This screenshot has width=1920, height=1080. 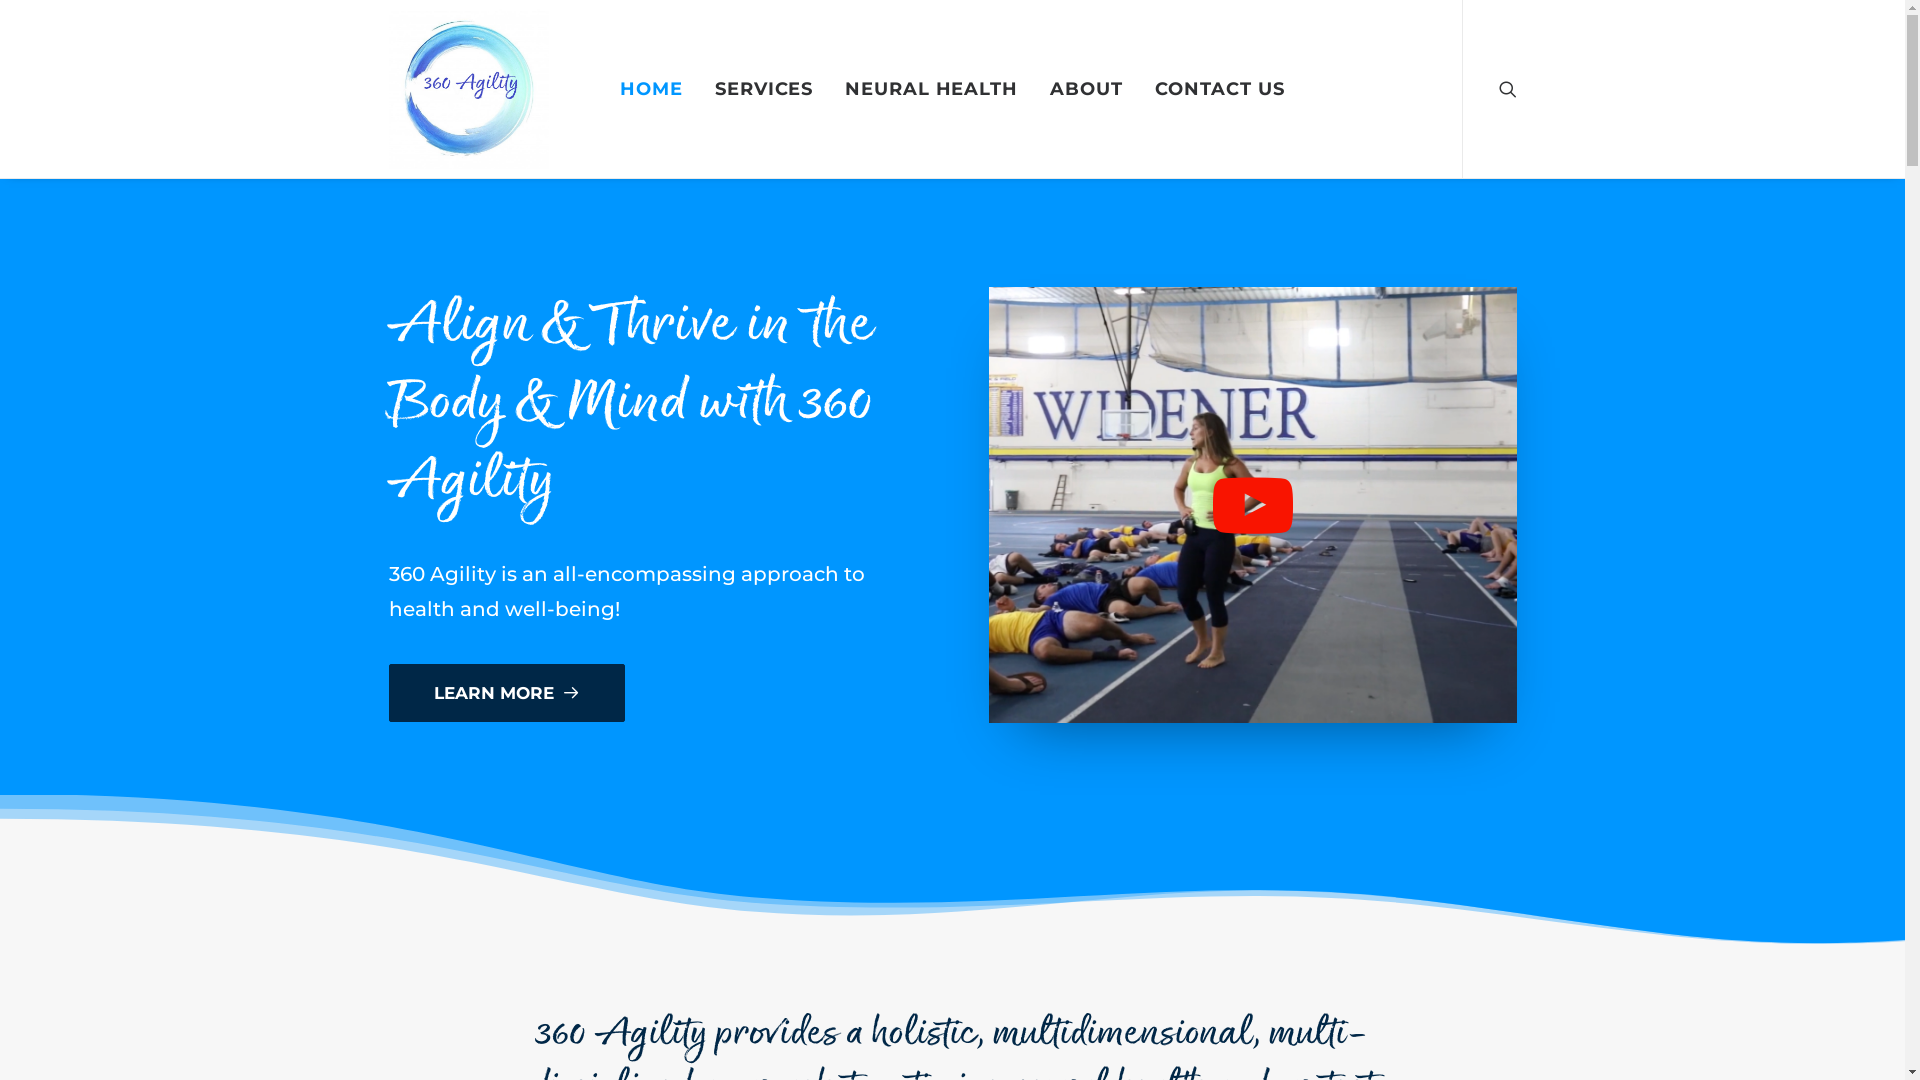 I want to click on 'NEURAL HEALTH', so click(x=930, y=87).